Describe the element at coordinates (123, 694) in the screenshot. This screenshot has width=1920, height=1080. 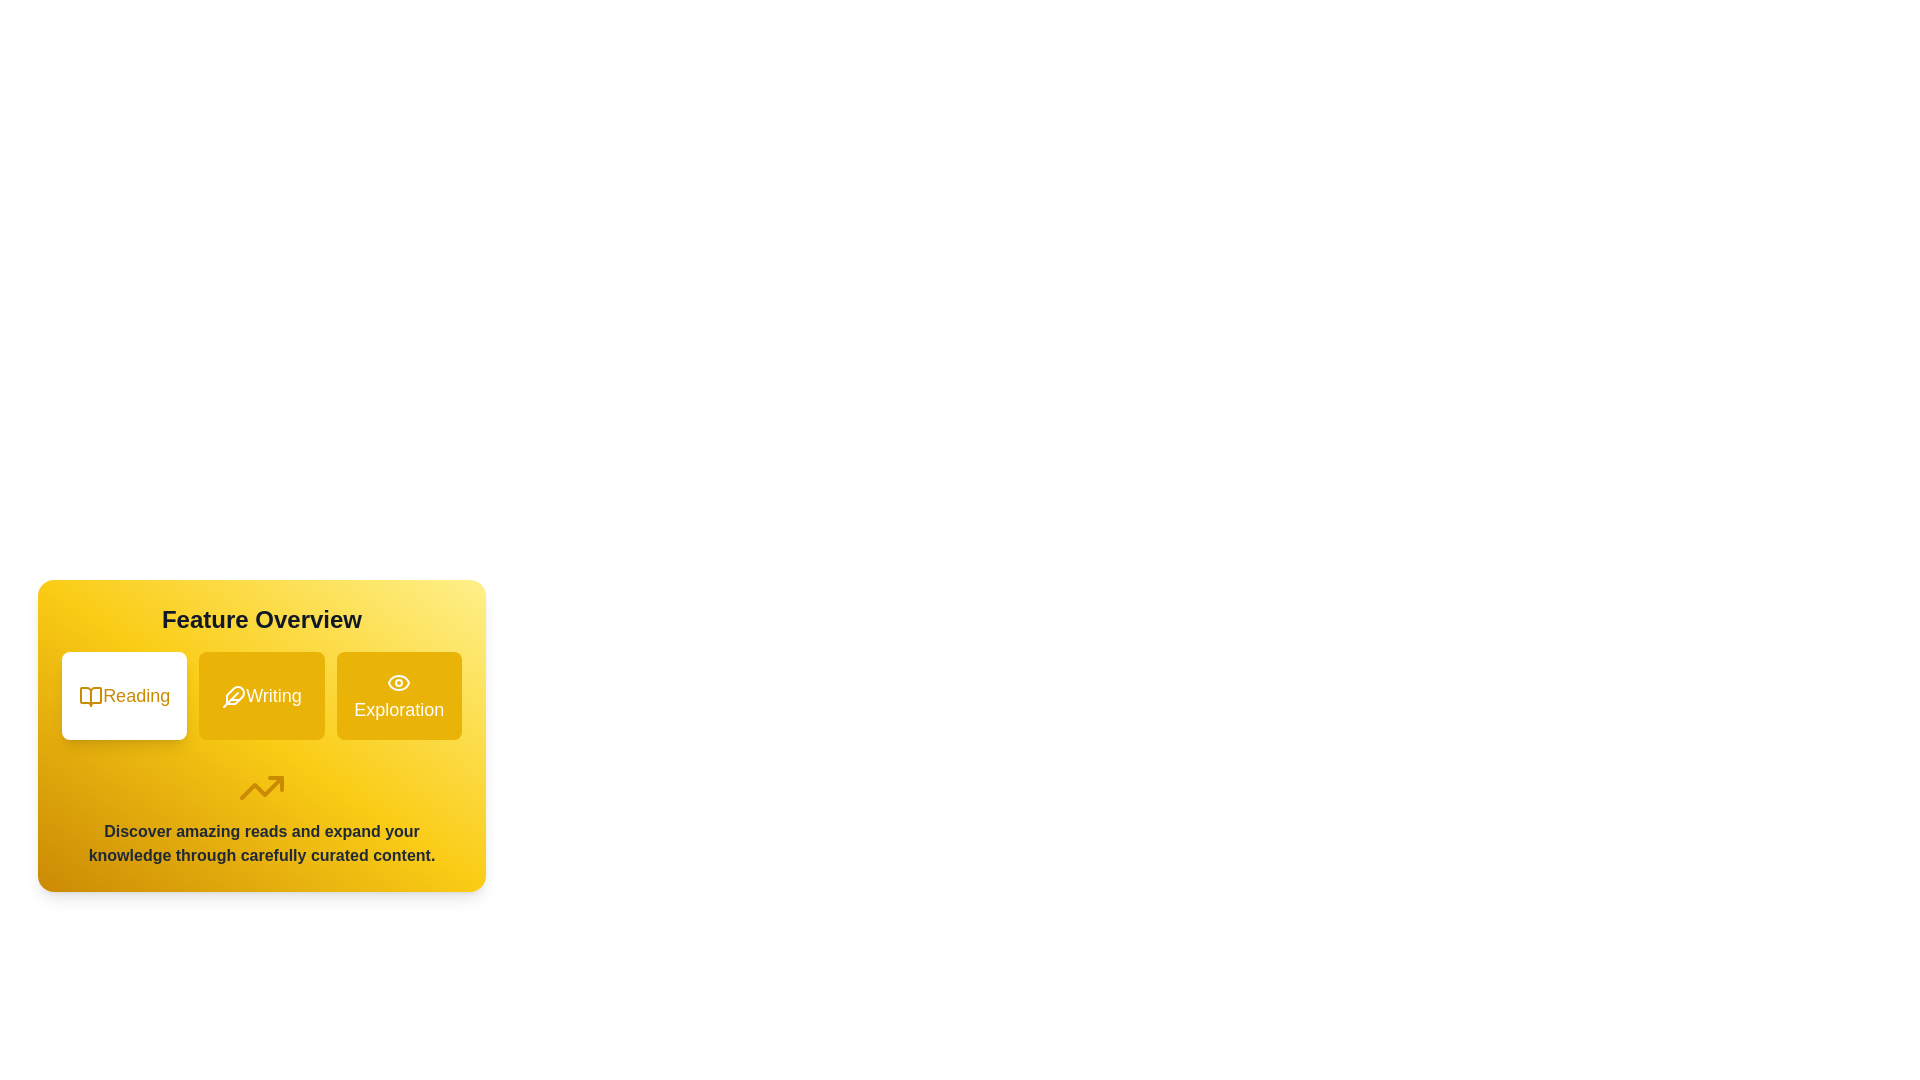
I see `the 'Reading' button located within the 'Feature Overview' panel` at that location.